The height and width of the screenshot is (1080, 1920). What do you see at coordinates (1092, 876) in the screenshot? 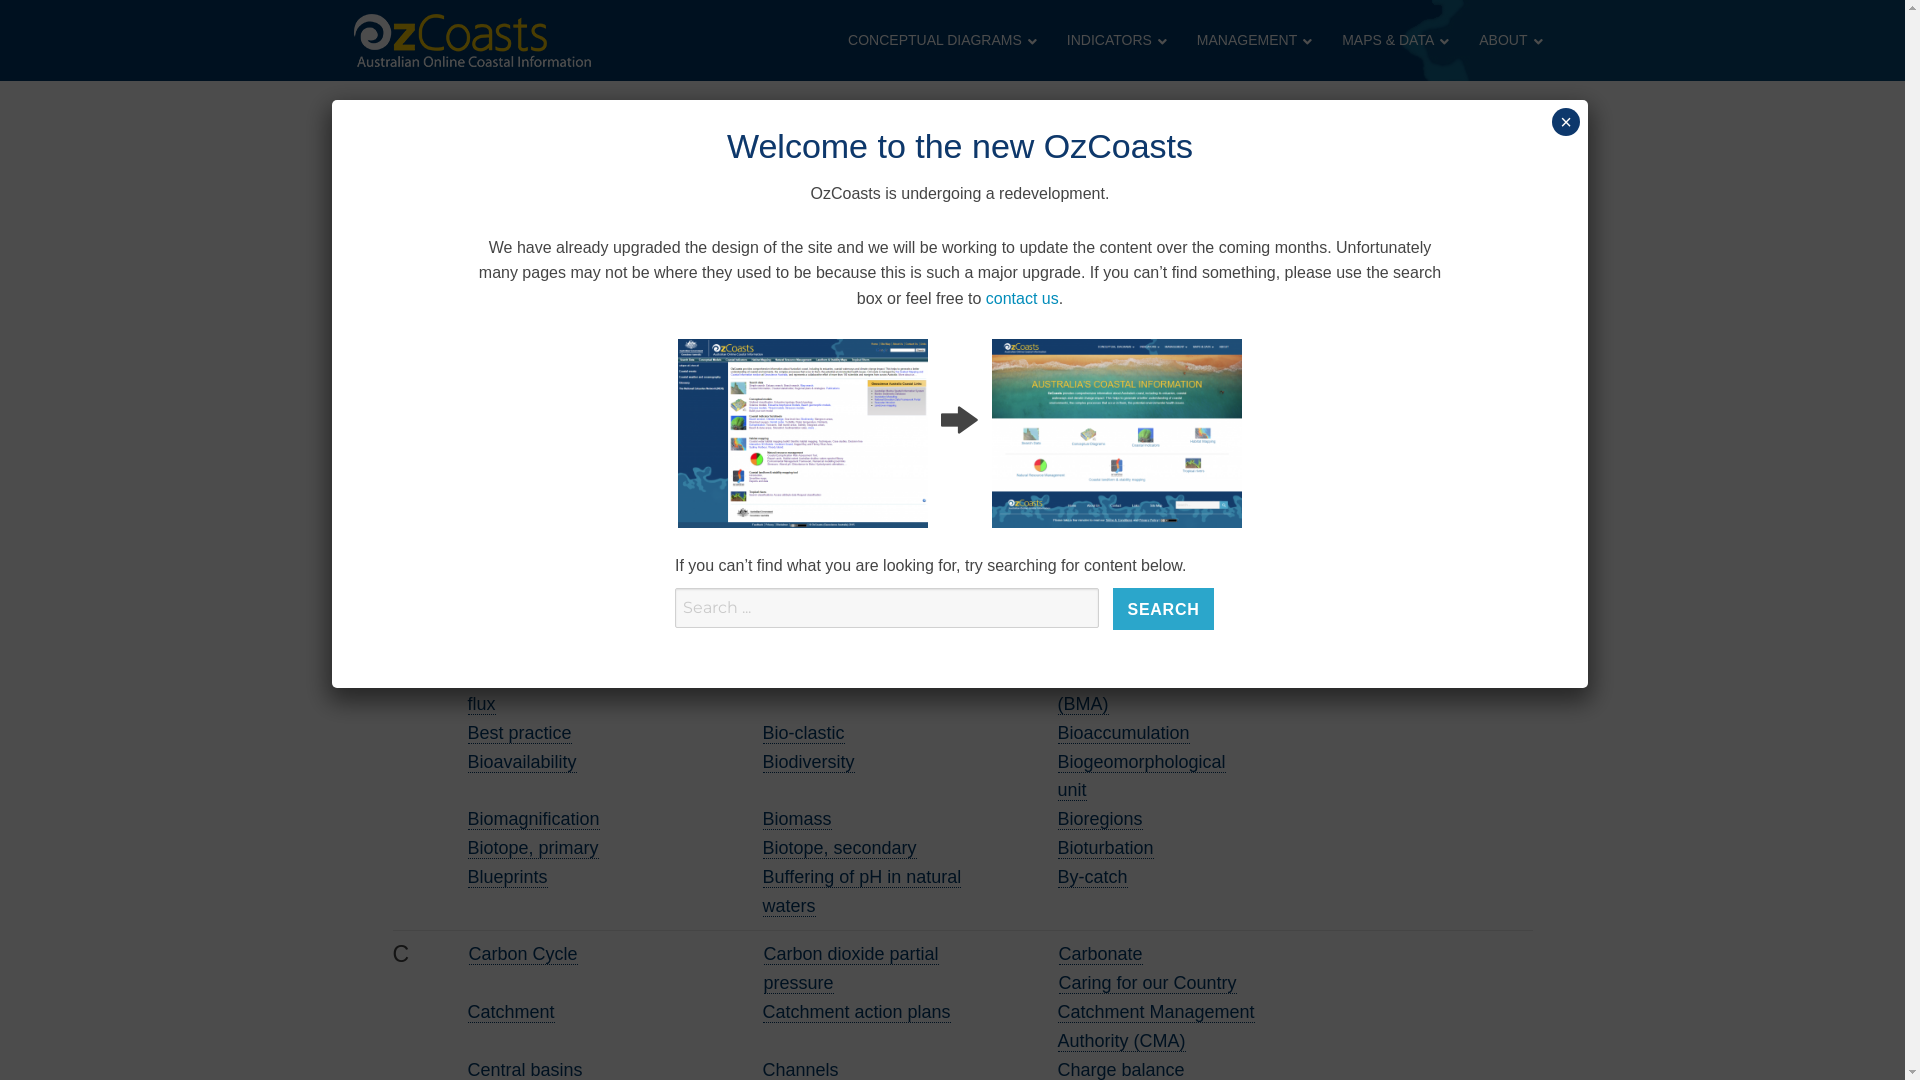
I see `'By-catch'` at bounding box center [1092, 876].